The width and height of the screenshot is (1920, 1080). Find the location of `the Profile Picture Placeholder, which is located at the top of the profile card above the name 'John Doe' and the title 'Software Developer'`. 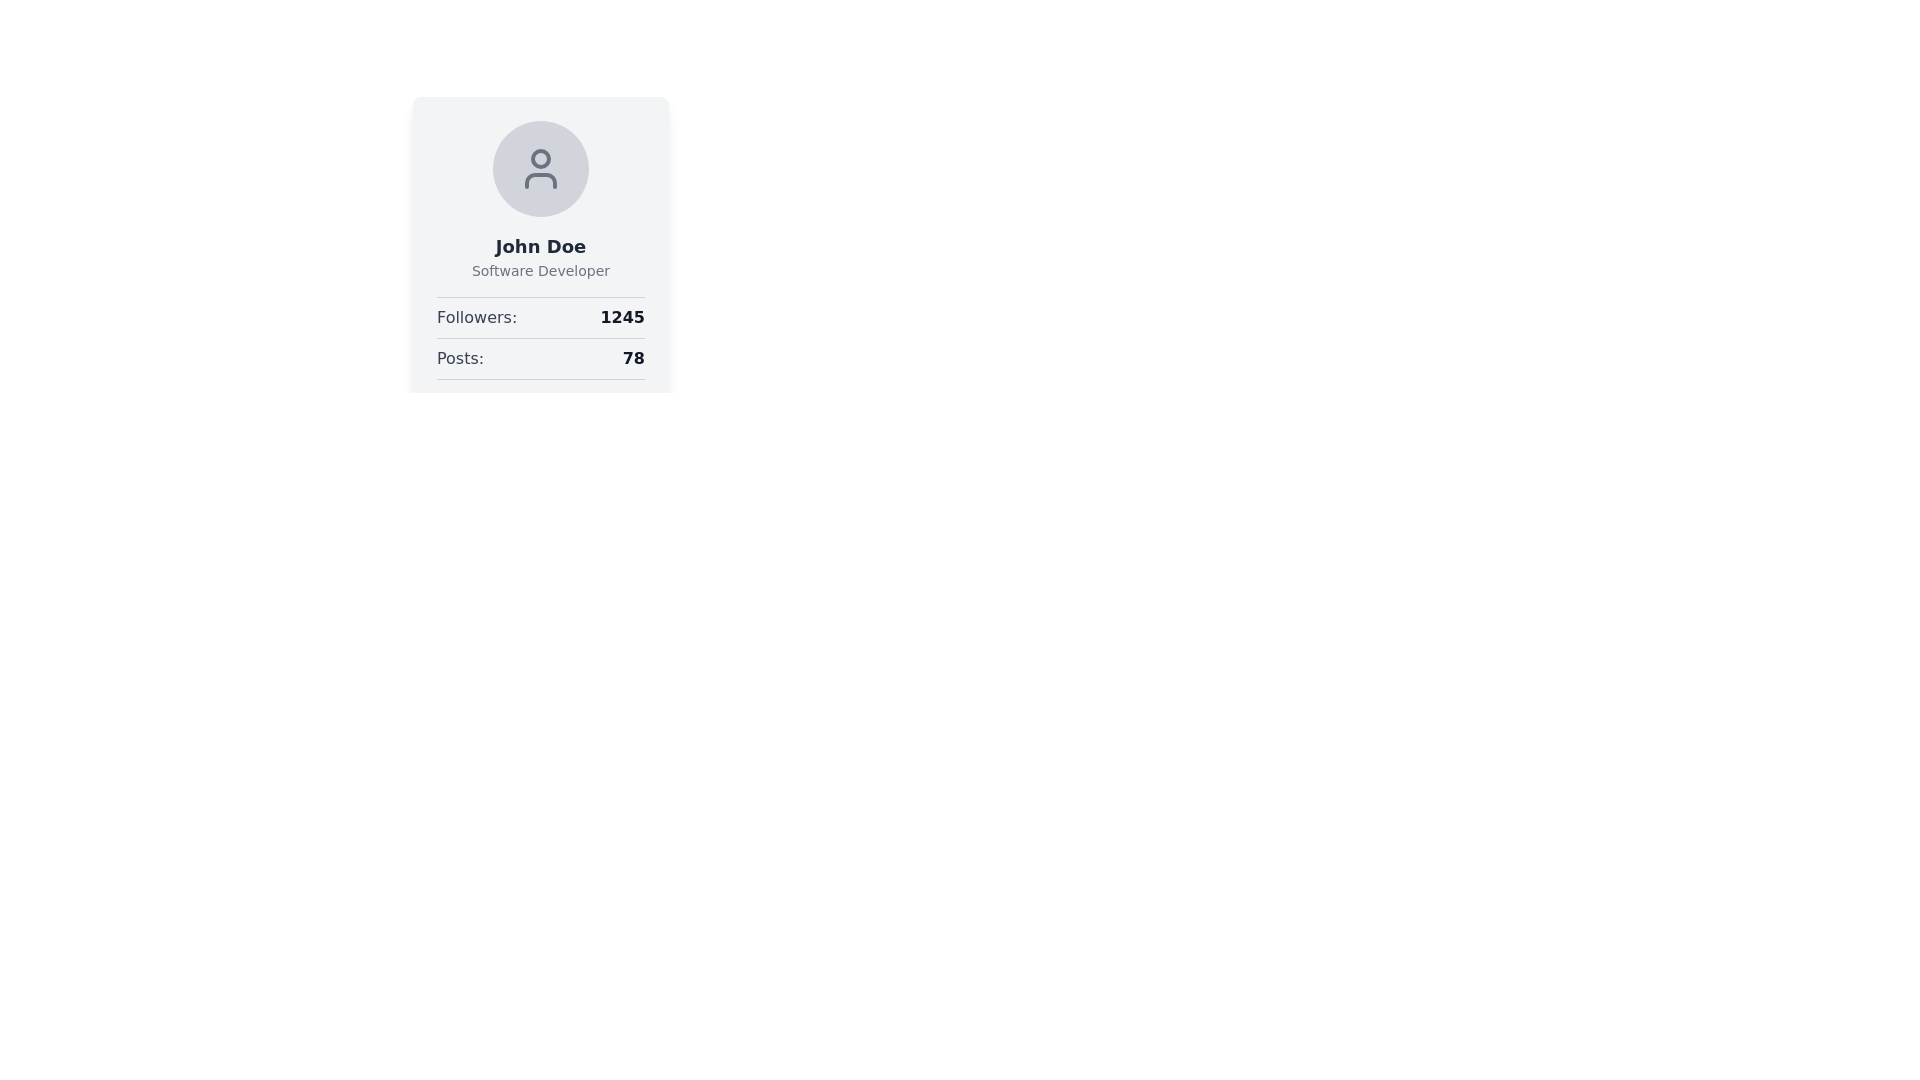

the Profile Picture Placeholder, which is located at the top of the profile card above the name 'John Doe' and the title 'Software Developer' is located at coordinates (541, 168).